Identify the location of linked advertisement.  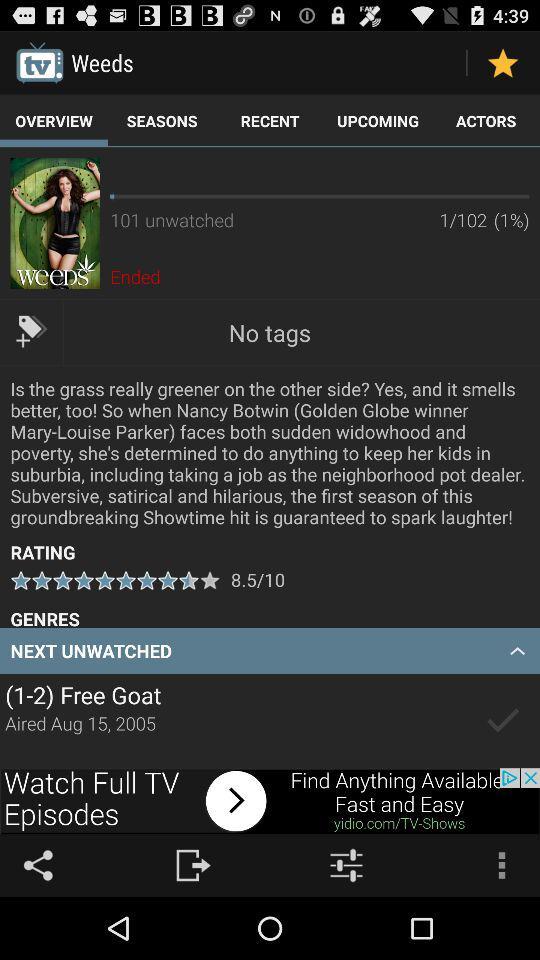
(270, 801).